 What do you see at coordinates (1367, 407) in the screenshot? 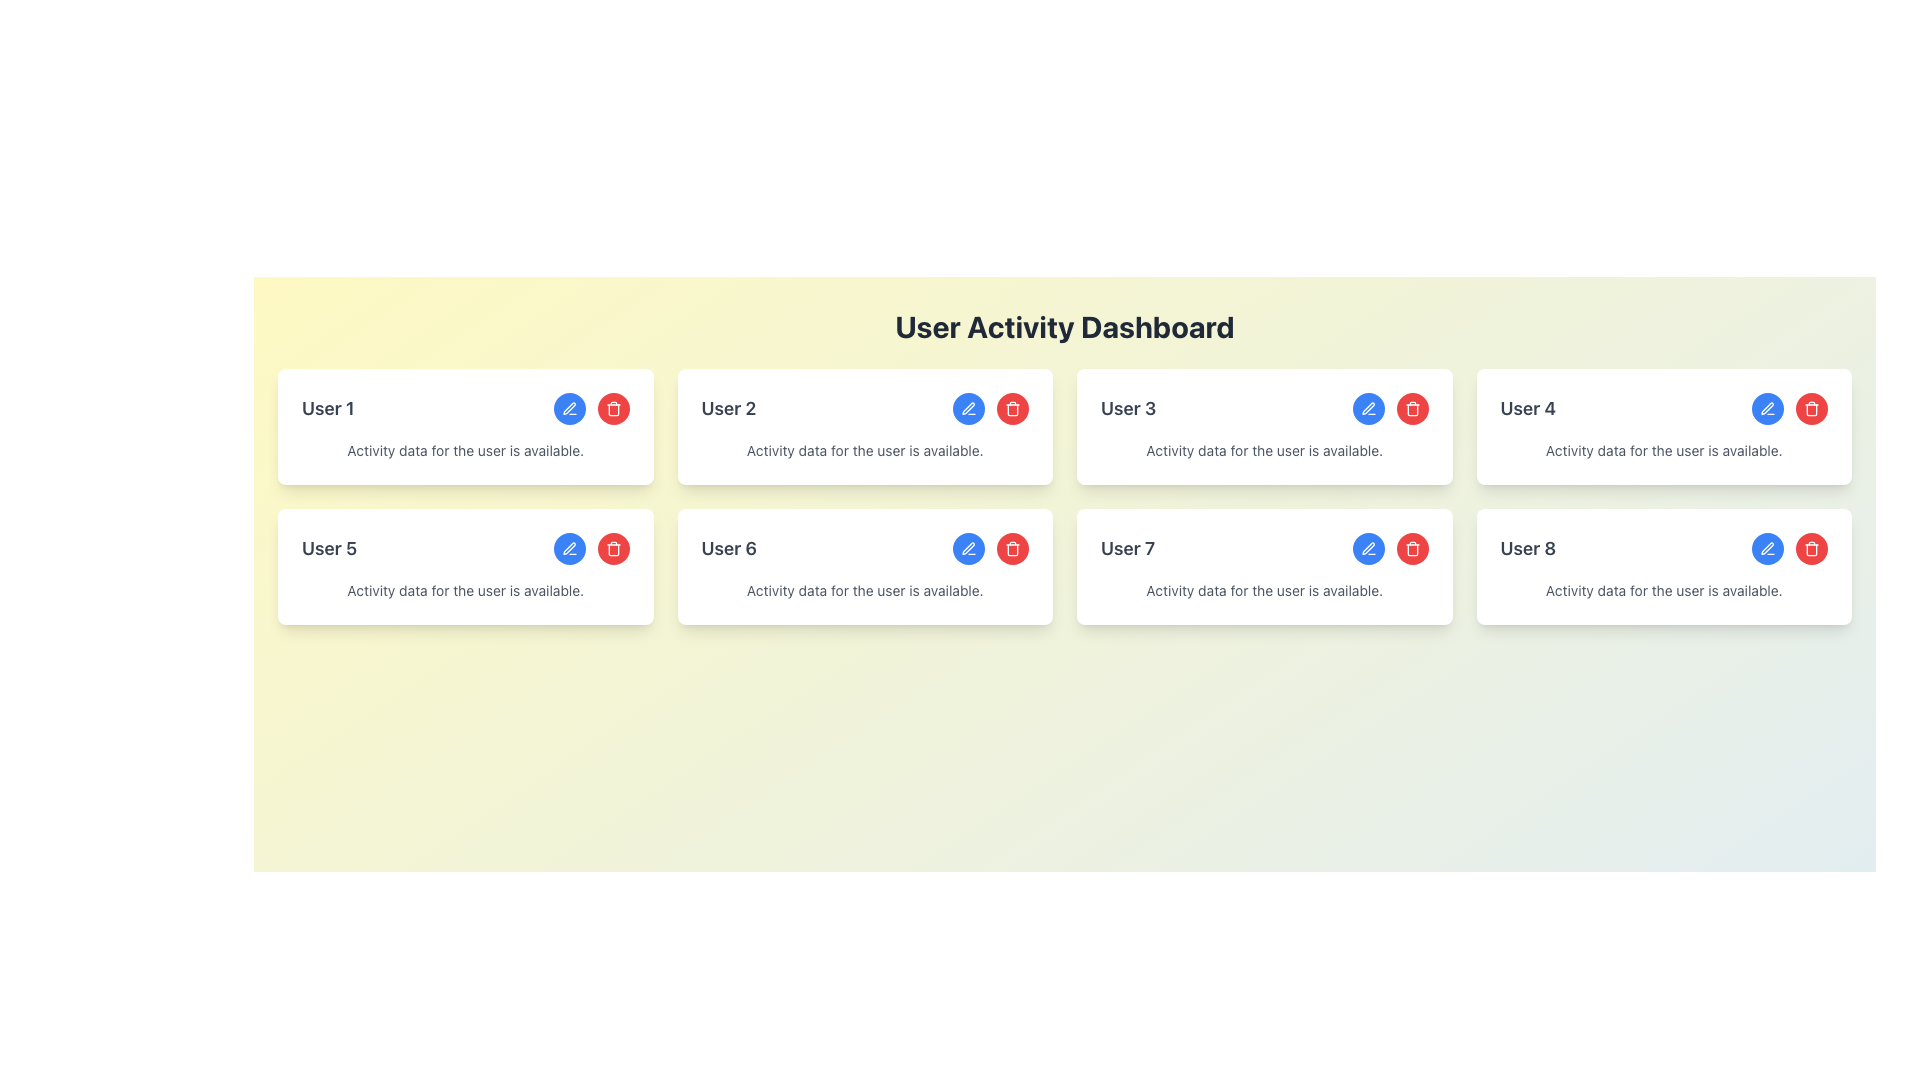
I see `the pen icon button located in the top-right corner of the 'User 6' card` at bounding box center [1367, 407].